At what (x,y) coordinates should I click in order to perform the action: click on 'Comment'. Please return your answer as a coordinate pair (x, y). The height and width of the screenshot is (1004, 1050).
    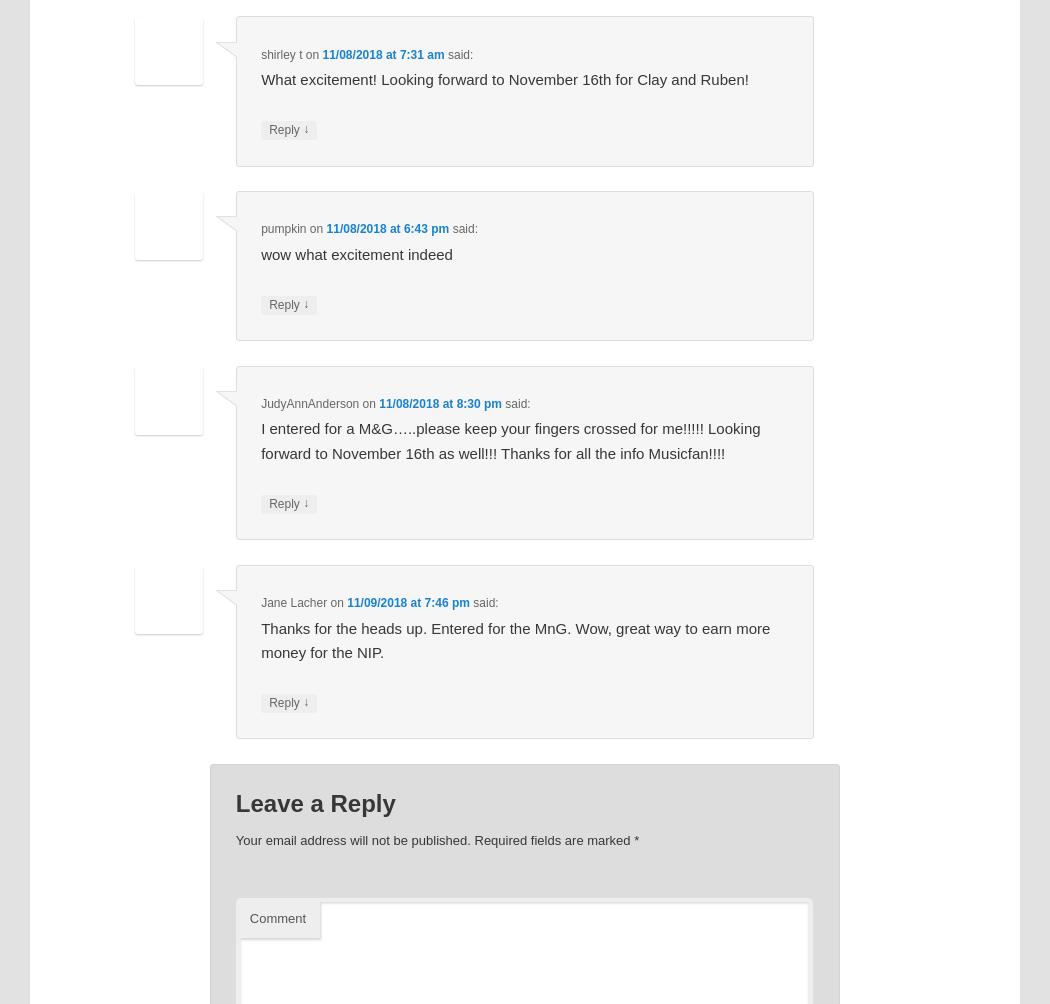
    Looking at the image, I should click on (276, 917).